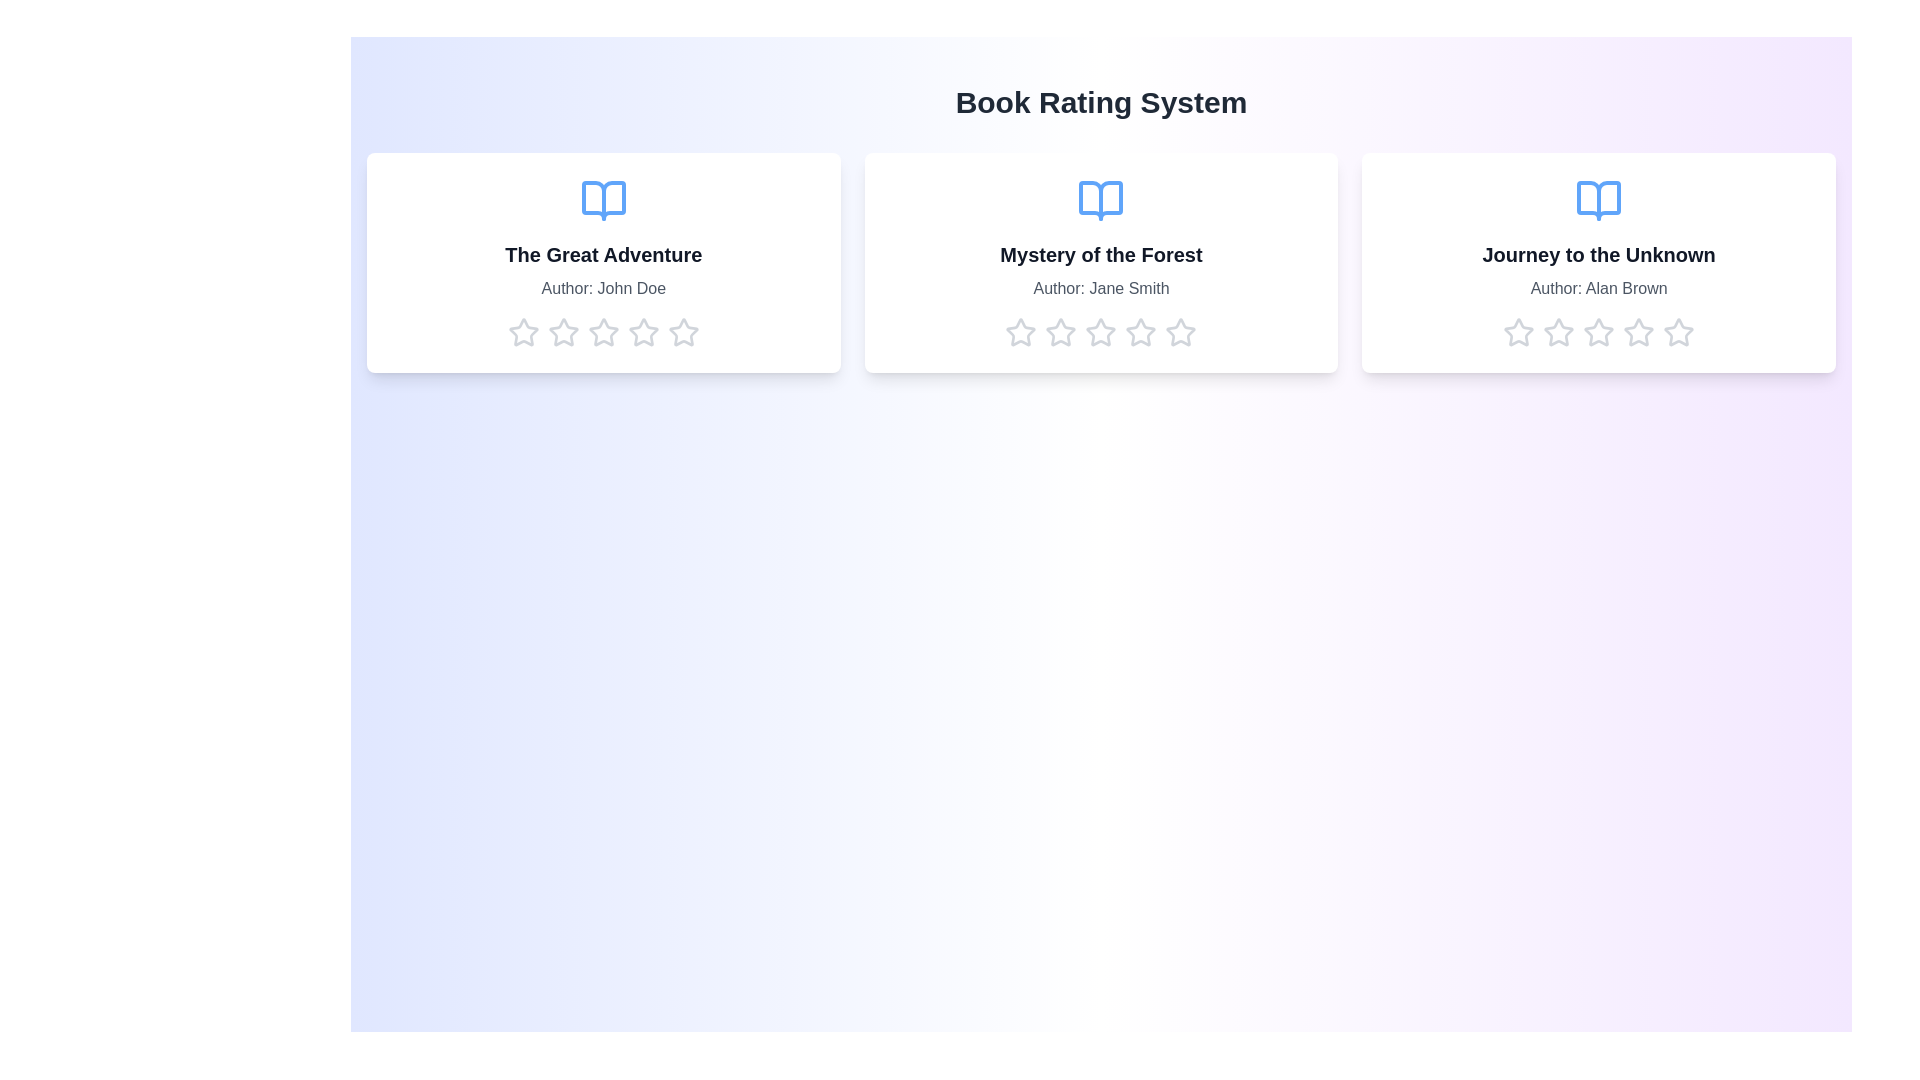  Describe the element at coordinates (523, 331) in the screenshot. I see `the star corresponding to 1 stars to preview the rating` at that location.